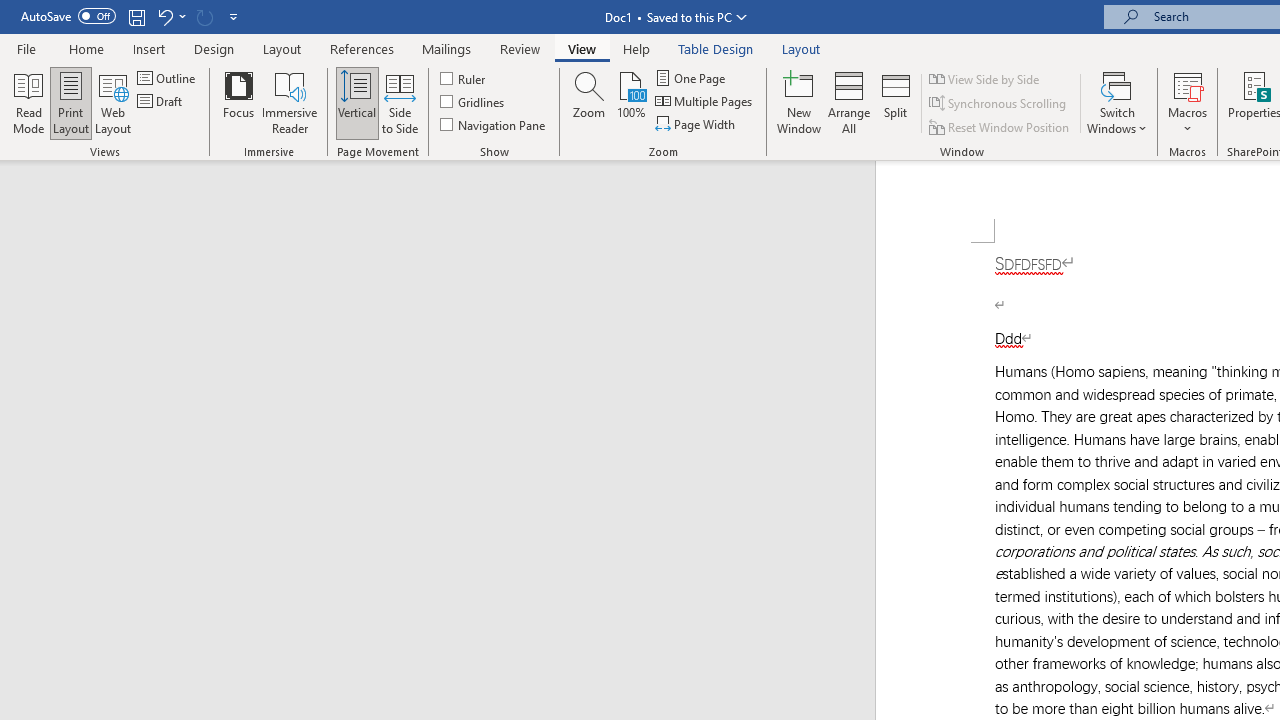  Describe the element at coordinates (798, 103) in the screenshot. I see `'New Window'` at that location.